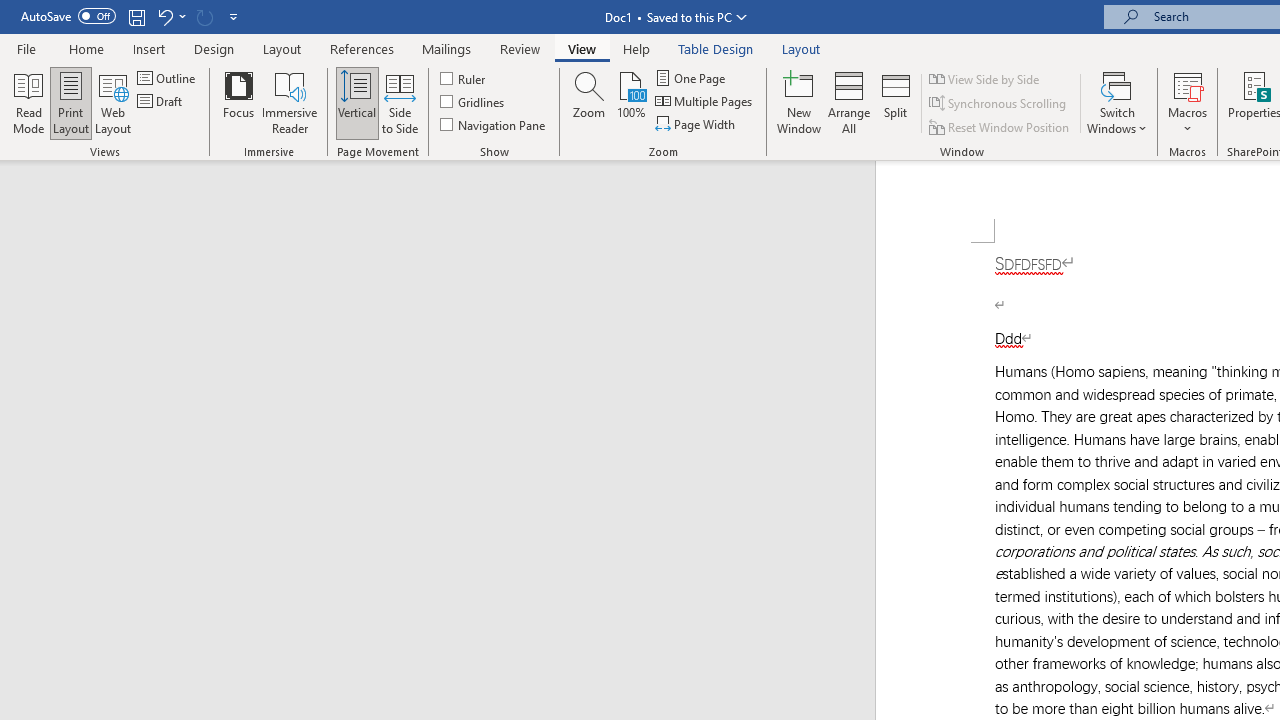  Describe the element at coordinates (798, 103) in the screenshot. I see `'New Window'` at that location.